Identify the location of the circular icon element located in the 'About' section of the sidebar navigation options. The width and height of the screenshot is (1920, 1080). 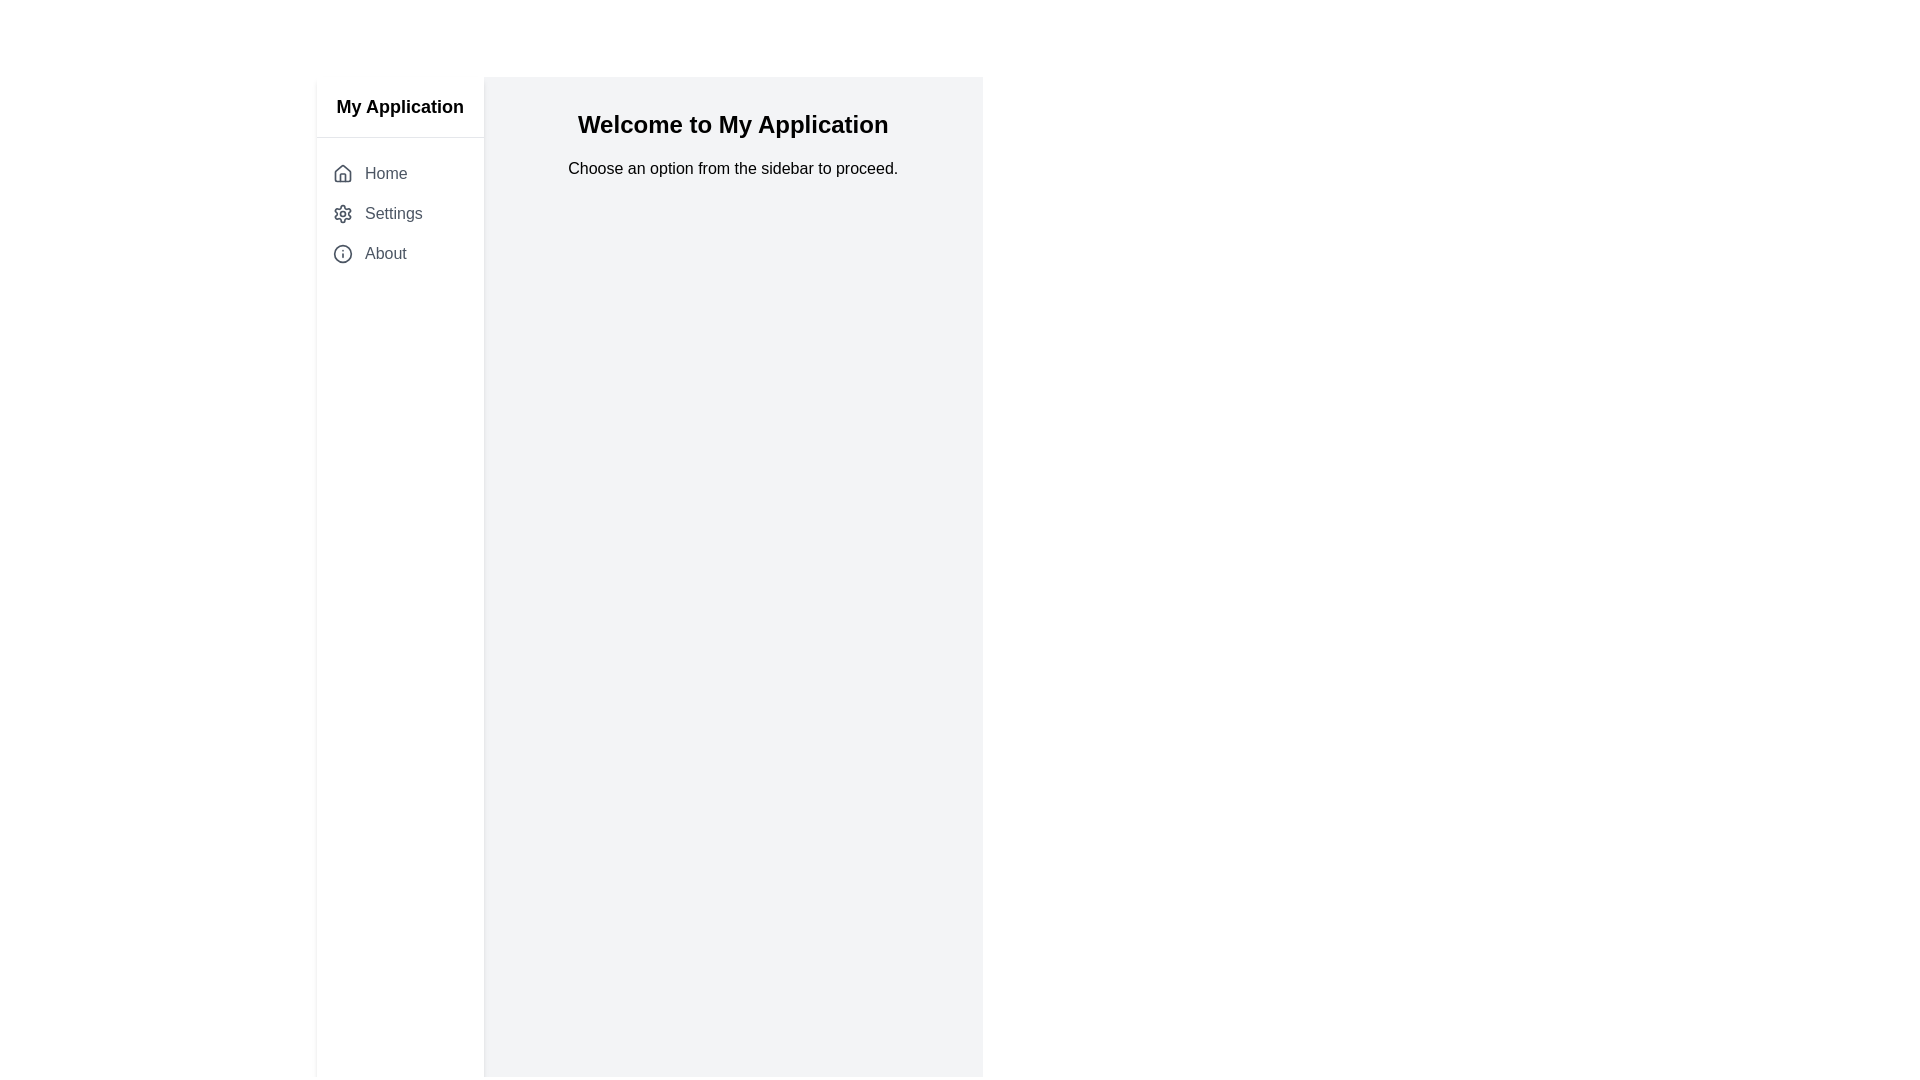
(342, 253).